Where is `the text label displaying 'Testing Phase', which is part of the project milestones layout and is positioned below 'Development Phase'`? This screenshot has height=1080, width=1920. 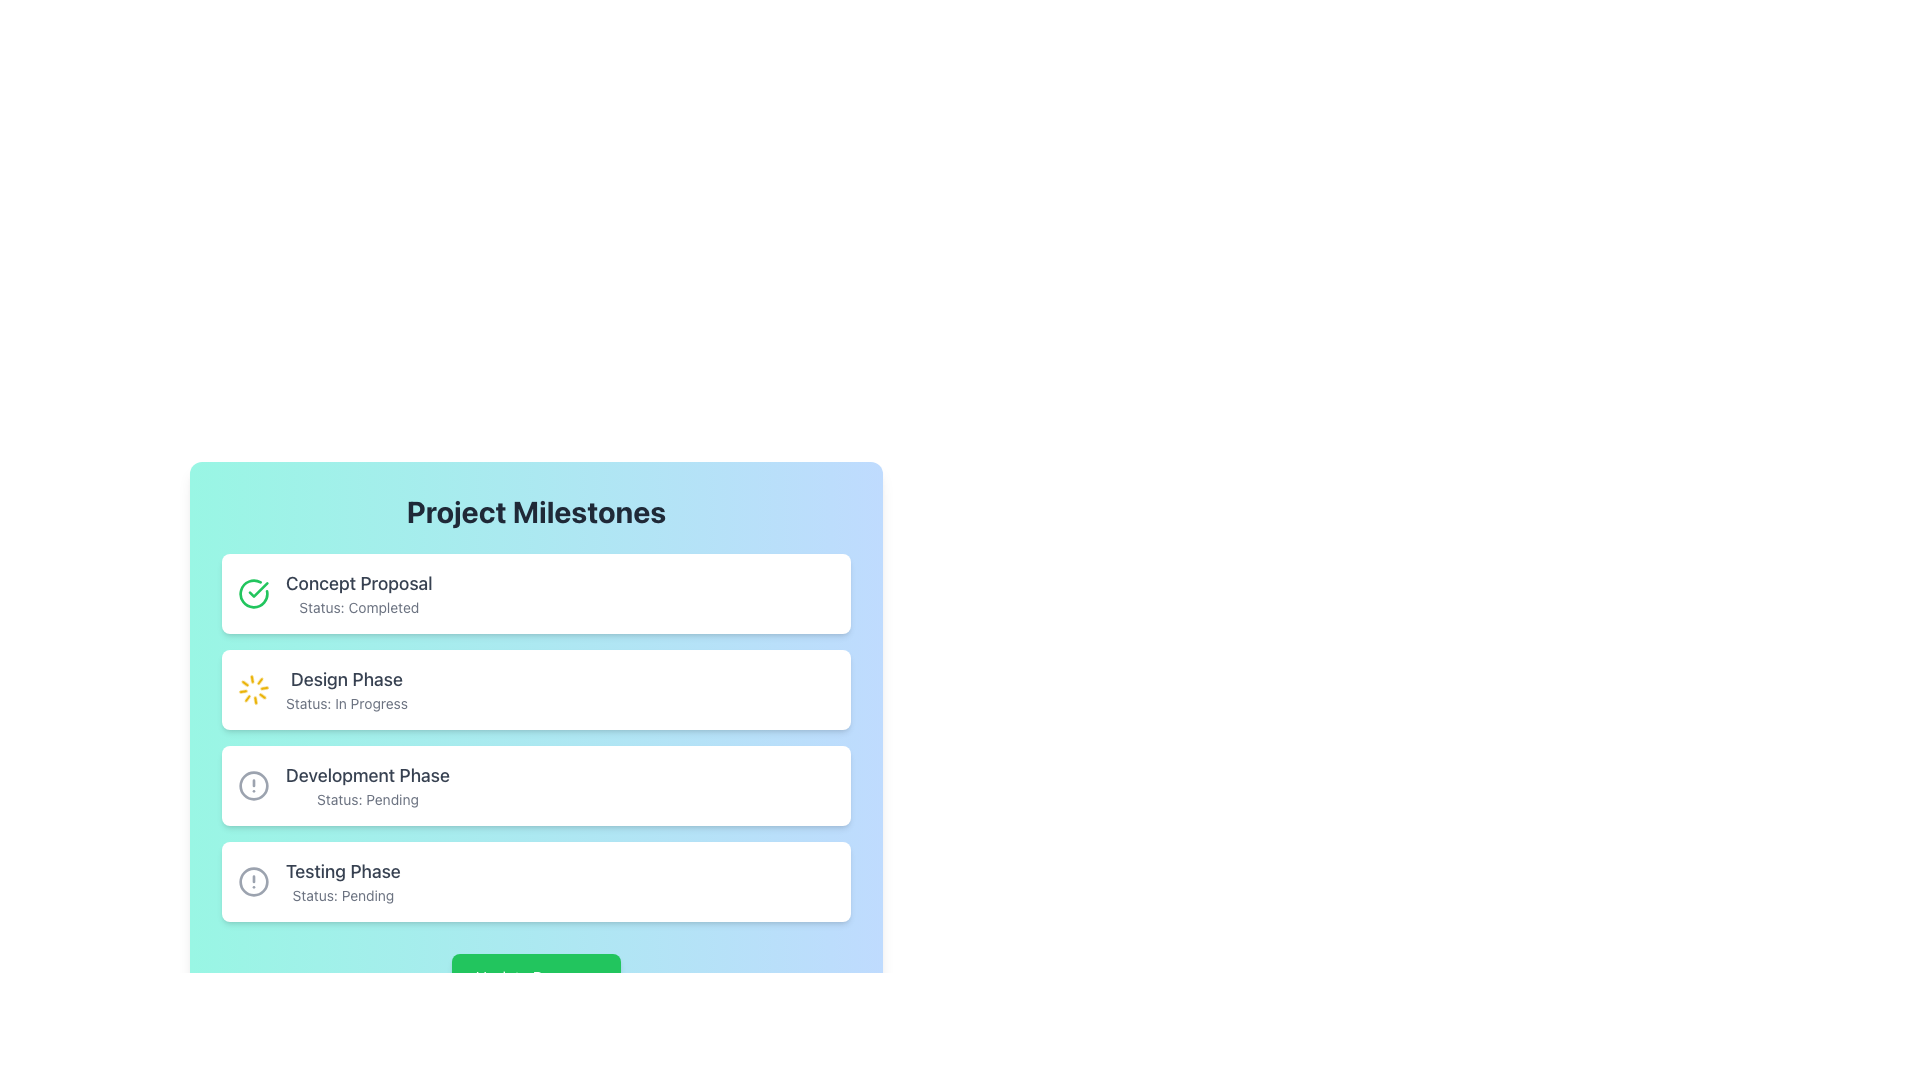
the text label displaying 'Testing Phase', which is part of the project milestones layout and is positioned below 'Development Phase' is located at coordinates (343, 870).